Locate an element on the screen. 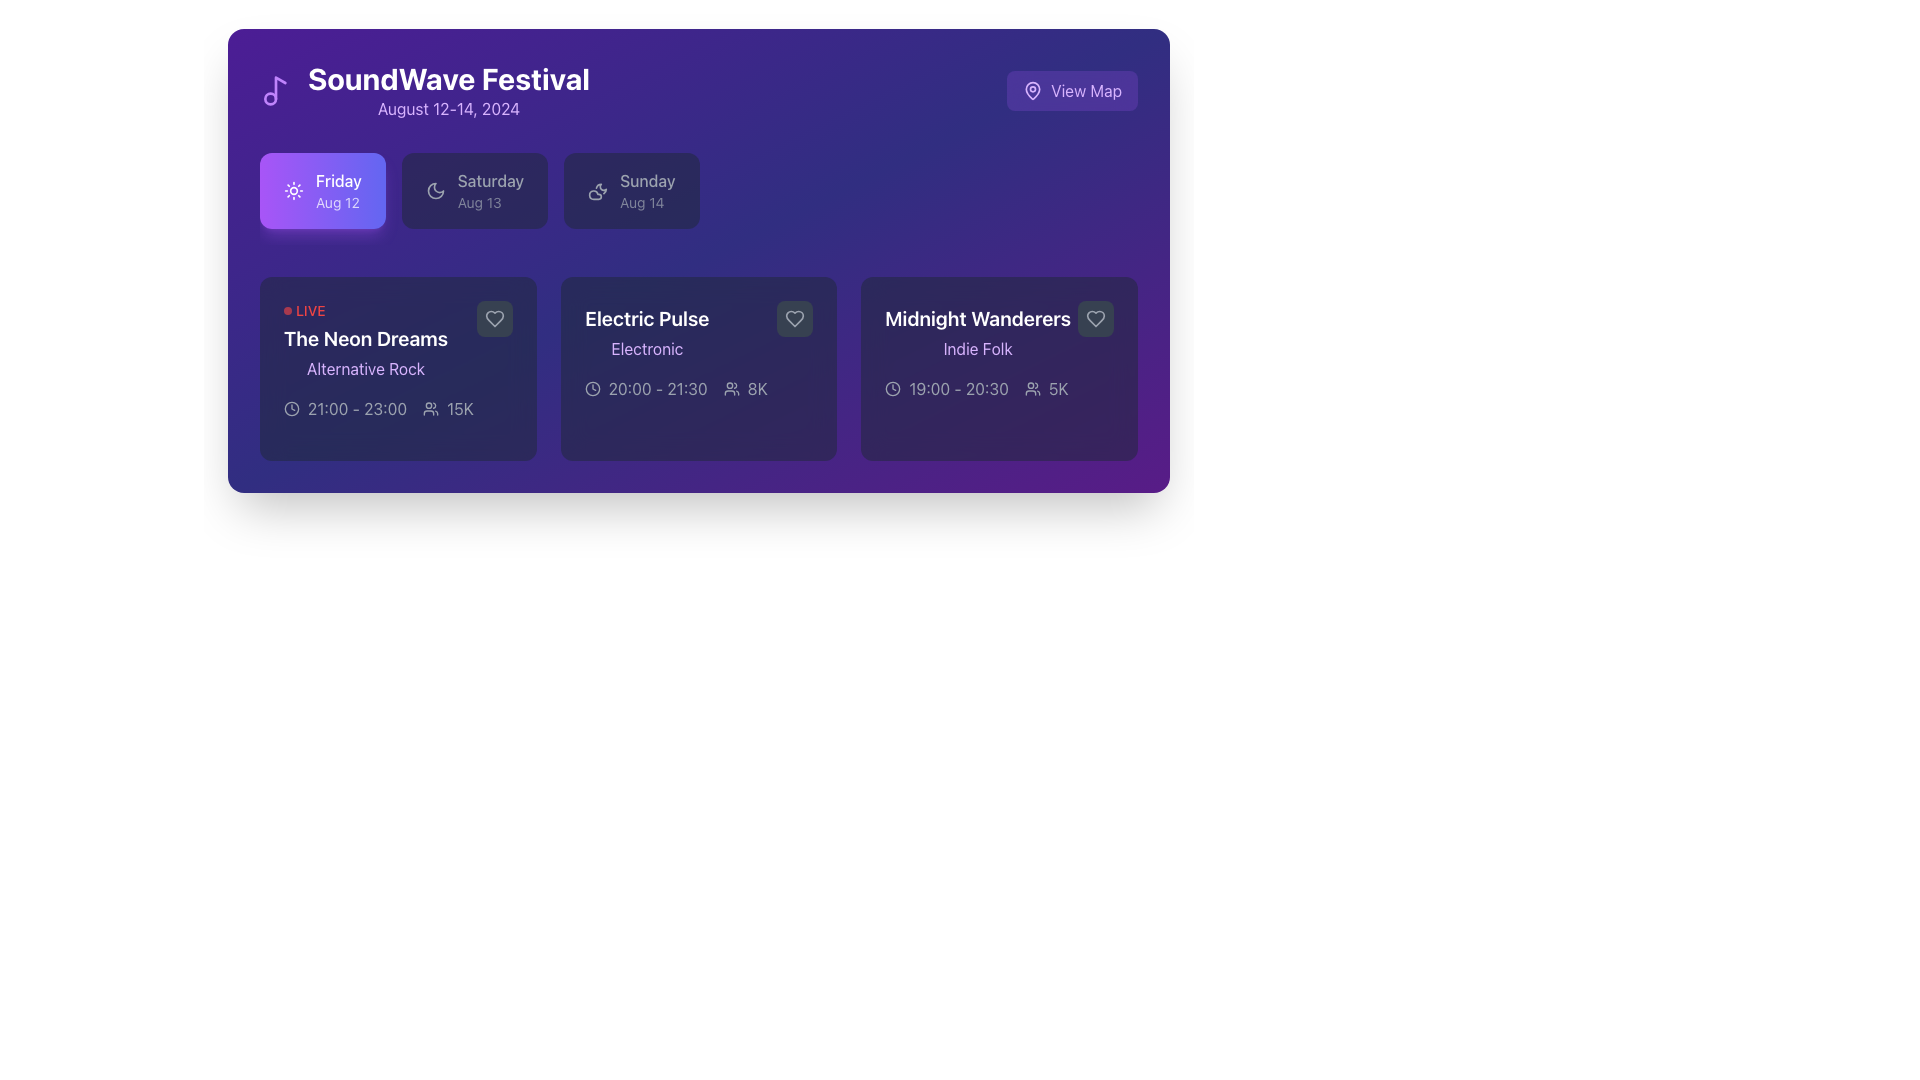 This screenshot has height=1080, width=1920. the decorative musical theme icon located at the top-left corner of the header section, to the left of the 'SoundWave Festival' text and its date range is located at coordinates (274, 91).